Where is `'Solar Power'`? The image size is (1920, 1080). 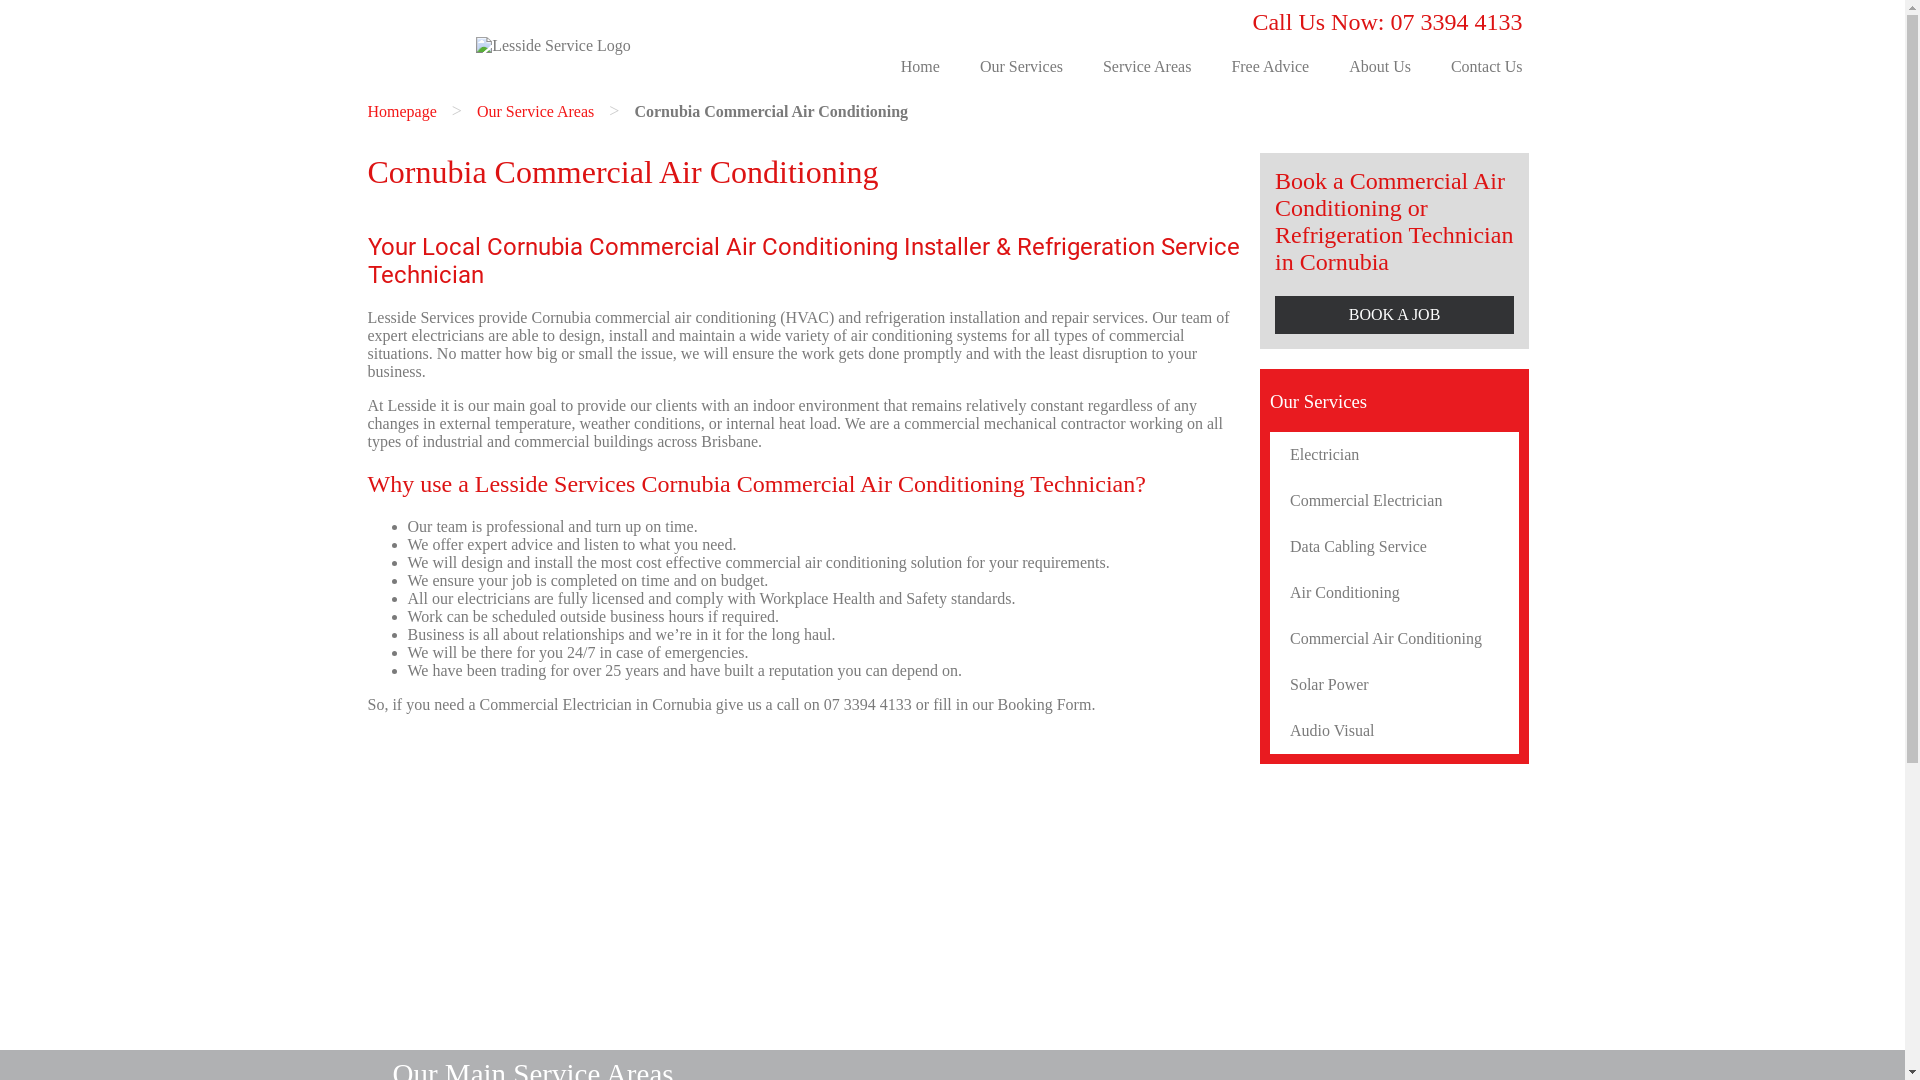
'Solar Power' is located at coordinates (1393, 684).